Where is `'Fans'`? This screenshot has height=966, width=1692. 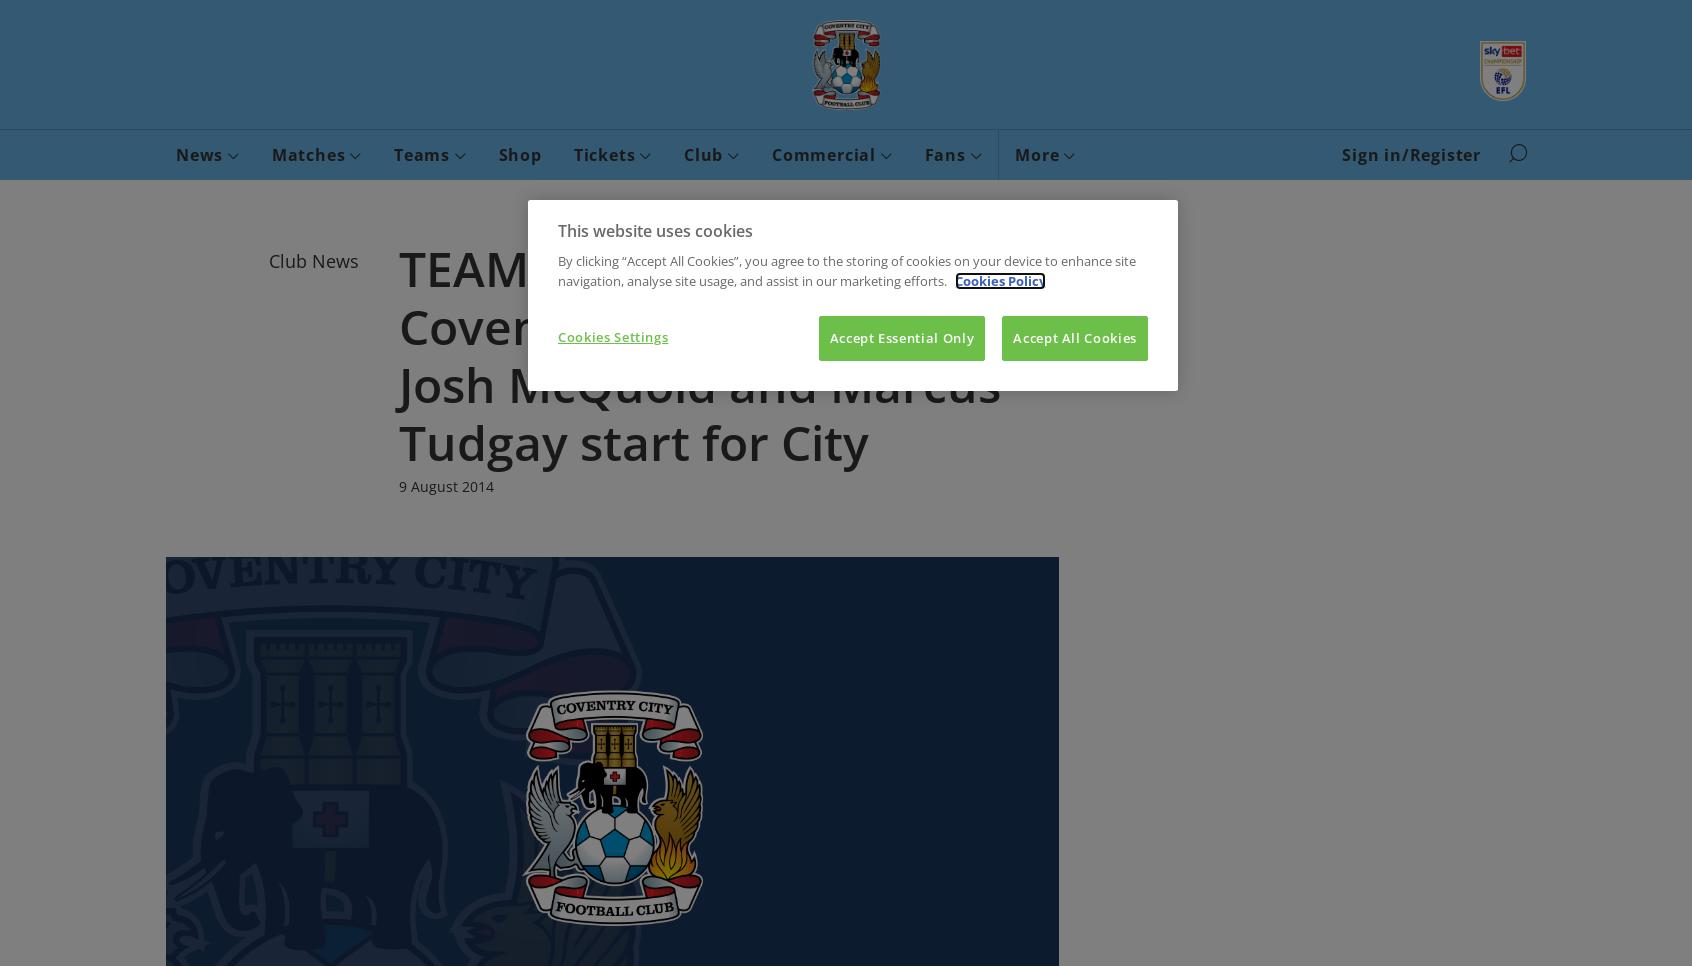
'Fans' is located at coordinates (947, 154).